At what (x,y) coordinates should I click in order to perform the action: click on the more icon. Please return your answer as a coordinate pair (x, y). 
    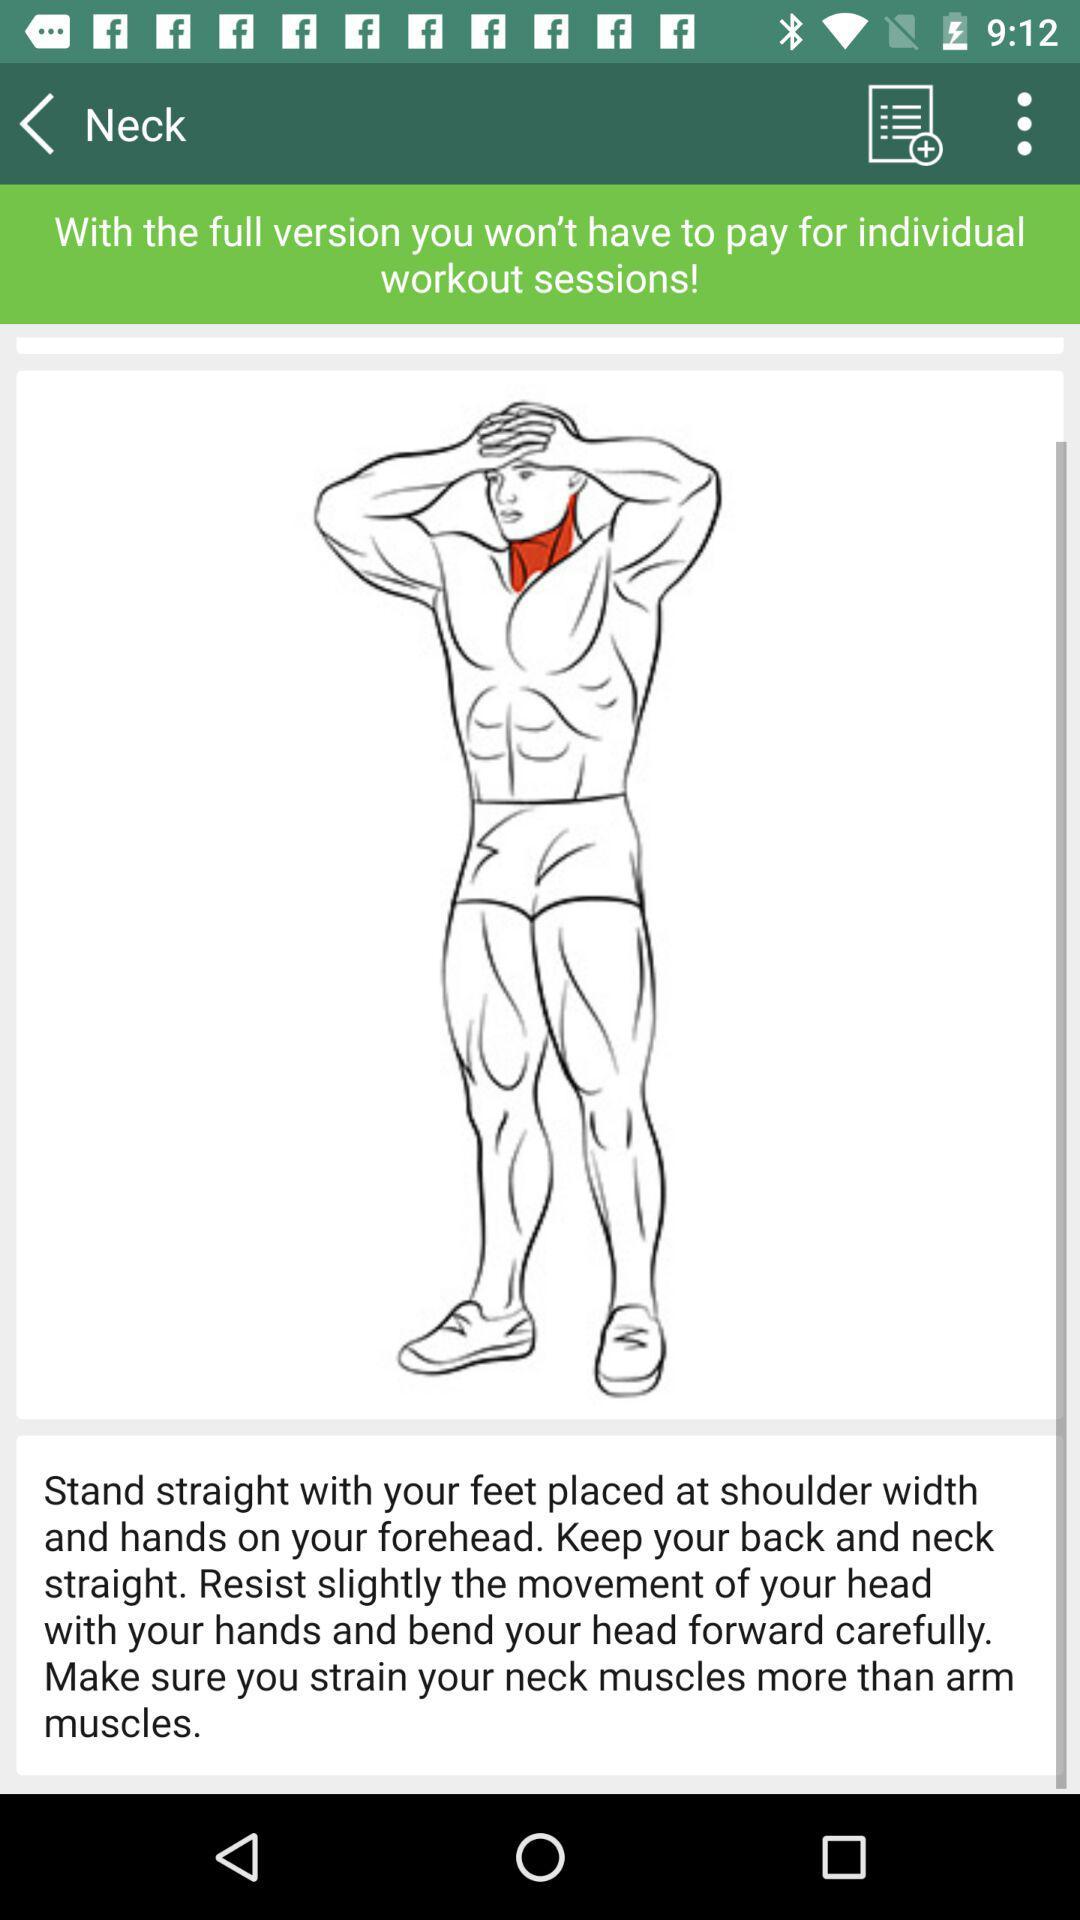
    Looking at the image, I should click on (1031, 122).